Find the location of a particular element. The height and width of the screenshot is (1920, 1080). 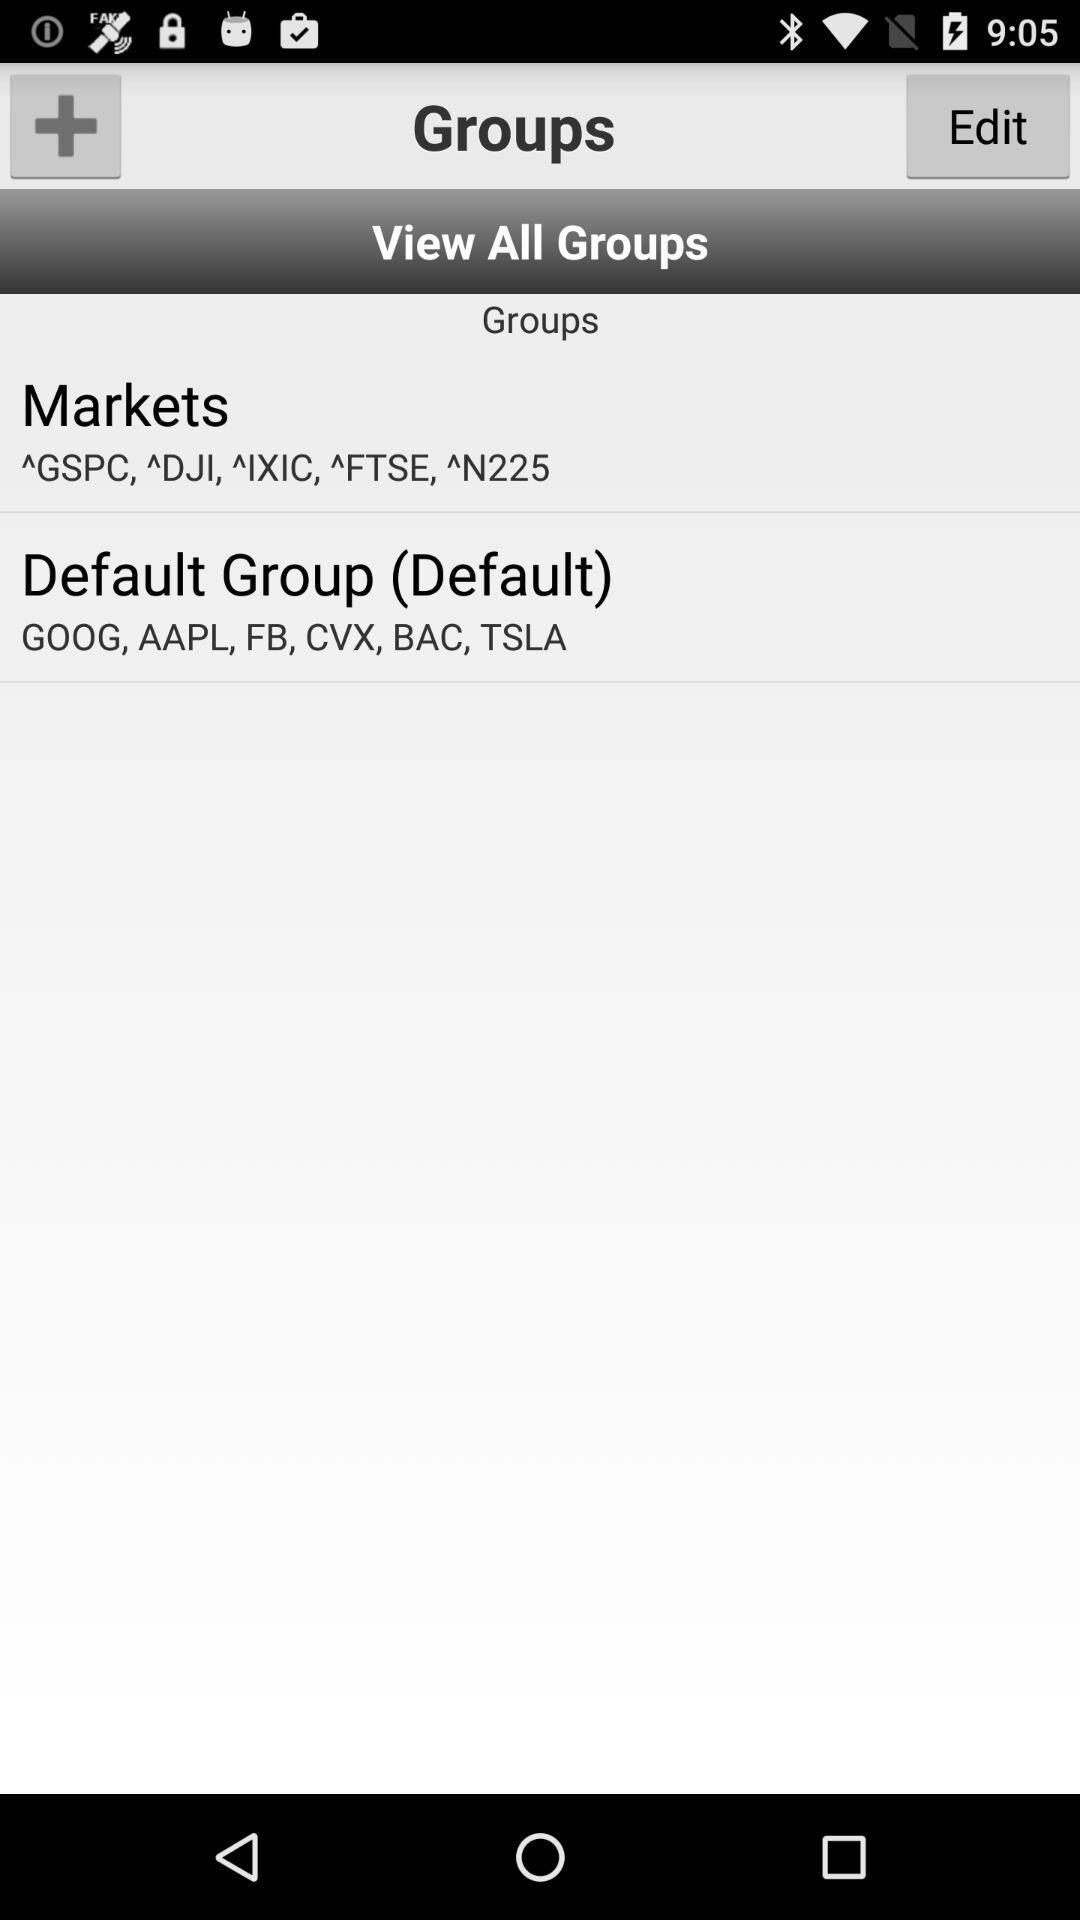

the item at the top left corner is located at coordinates (64, 124).